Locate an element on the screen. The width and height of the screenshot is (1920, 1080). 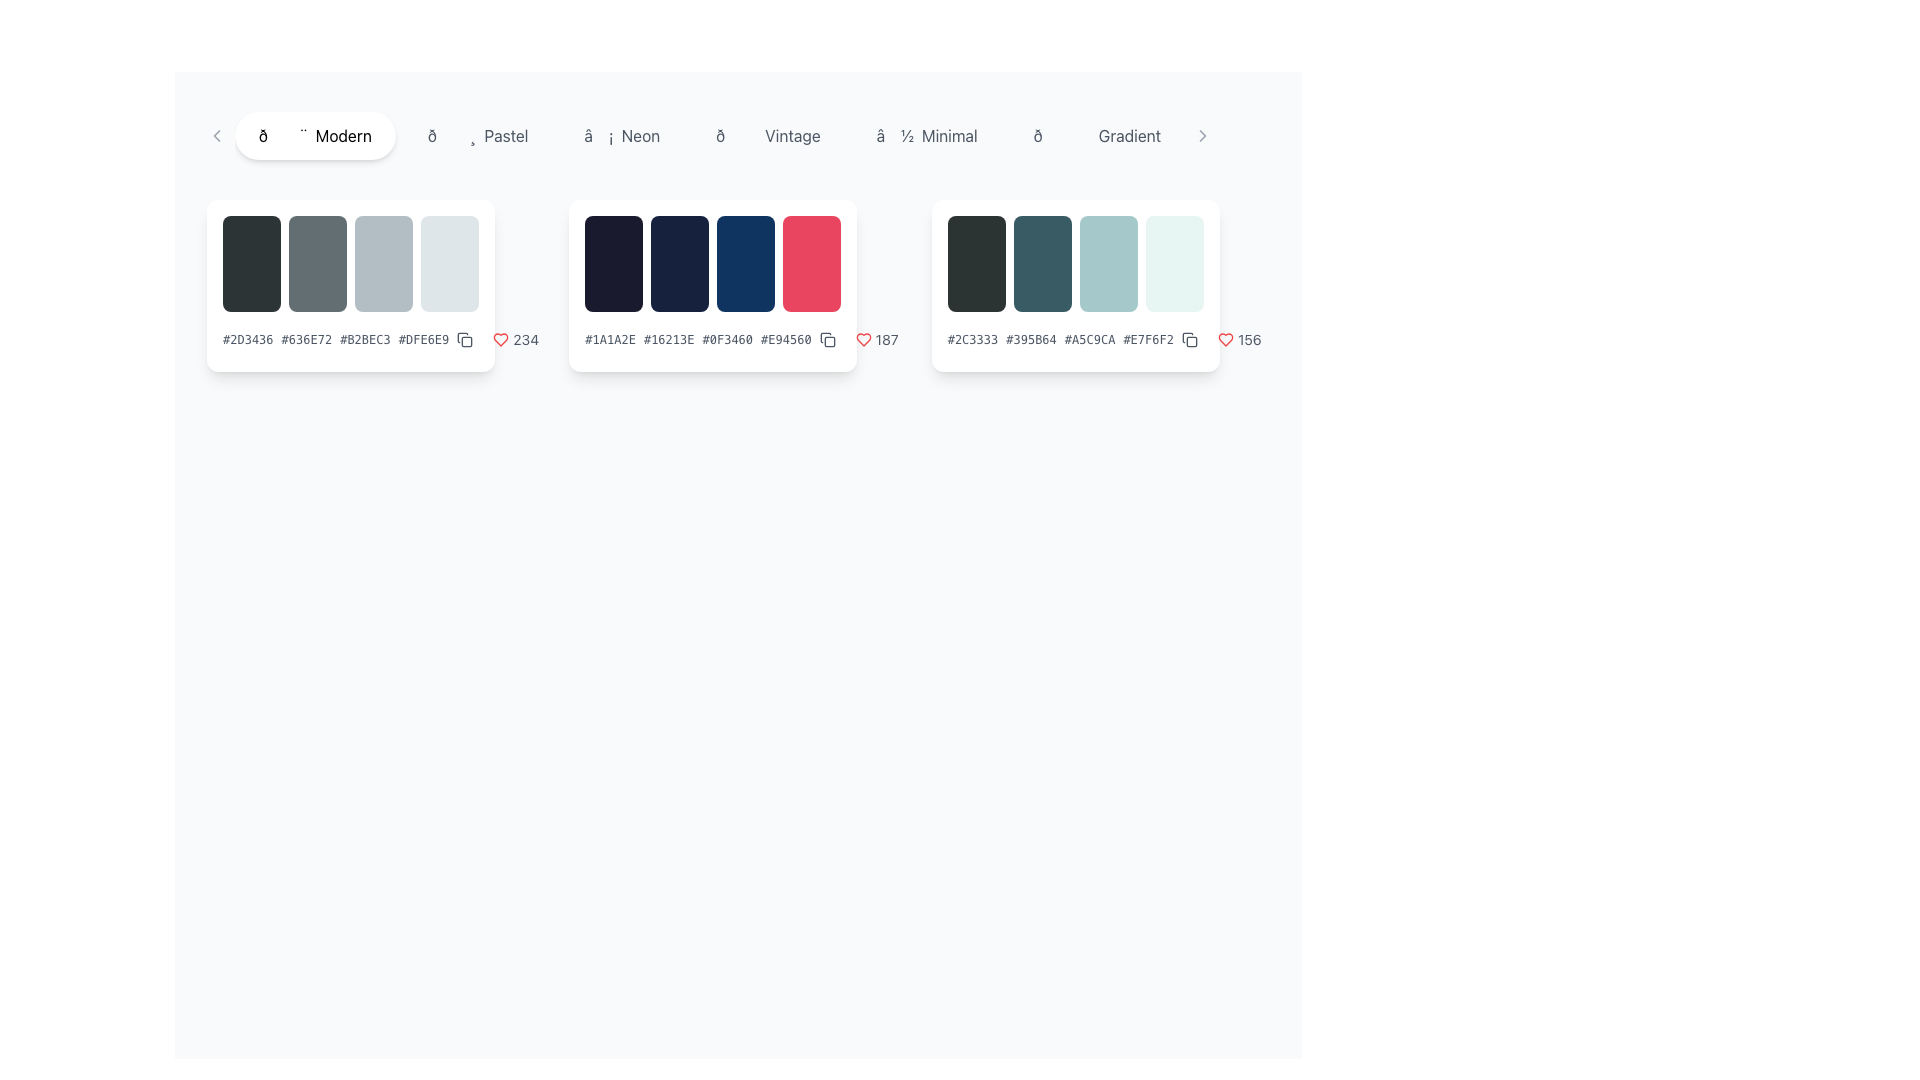
the lightning bolt icon, which is gray and positioned to the left of the word 'Neon' is located at coordinates (598, 135).